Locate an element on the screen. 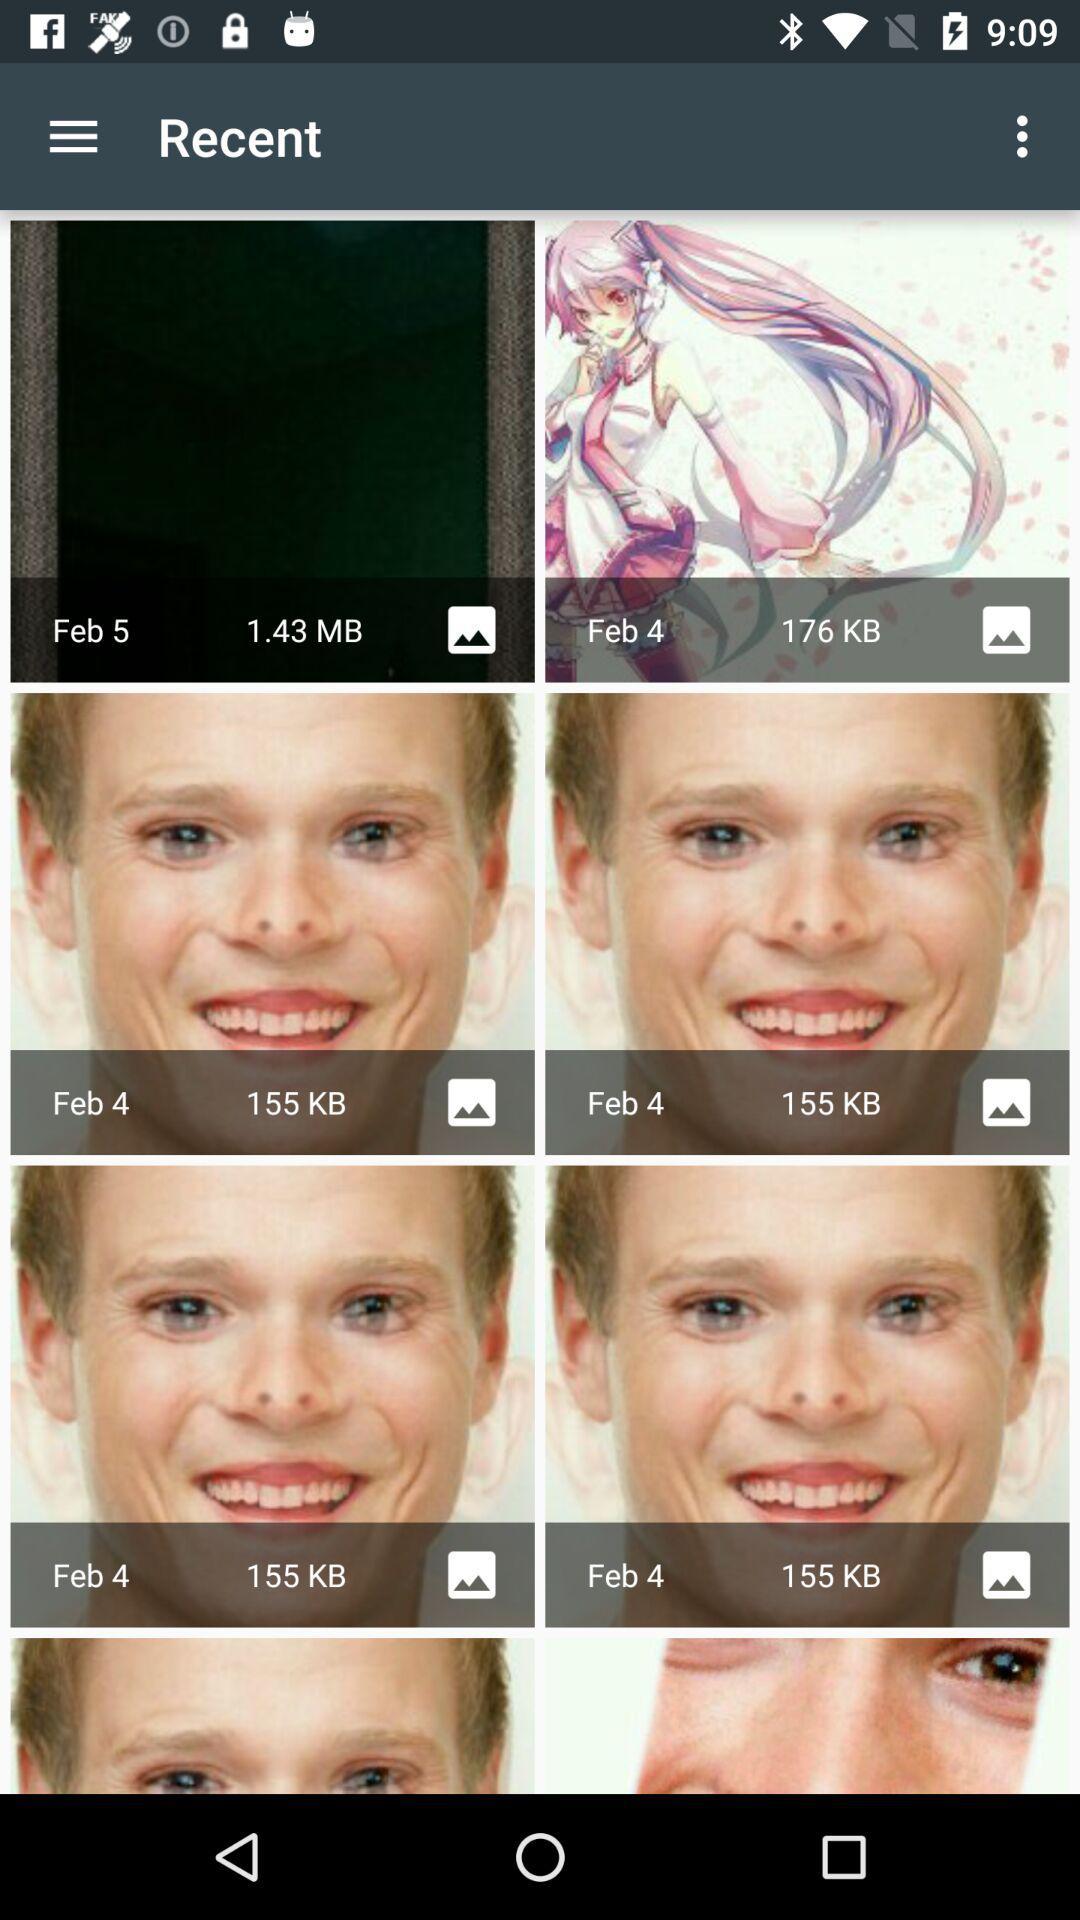 The height and width of the screenshot is (1920, 1080). the item next to the recent icon is located at coordinates (1027, 135).